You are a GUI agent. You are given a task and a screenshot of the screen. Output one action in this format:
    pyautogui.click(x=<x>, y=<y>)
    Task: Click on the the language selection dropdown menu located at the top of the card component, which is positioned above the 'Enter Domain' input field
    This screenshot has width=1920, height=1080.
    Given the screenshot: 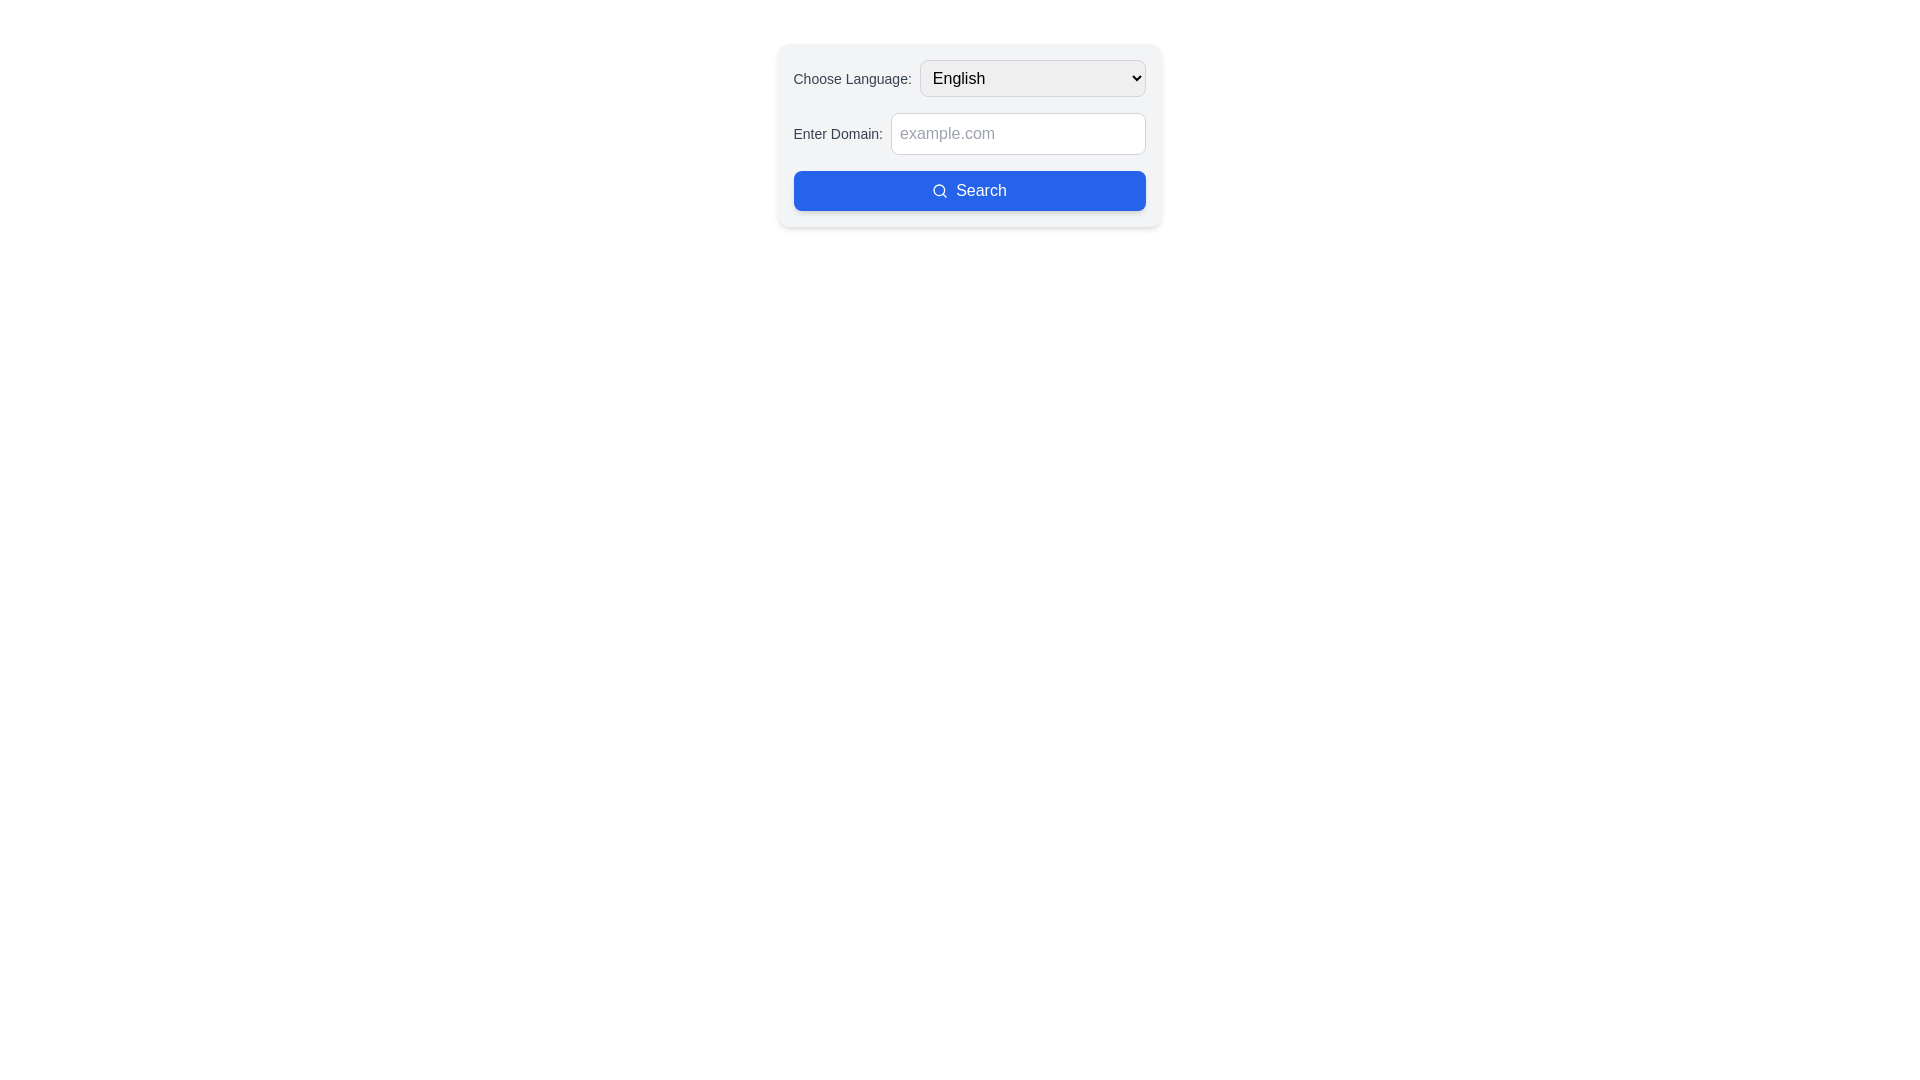 What is the action you would take?
    pyautogui.click(x=969, y=77)
    